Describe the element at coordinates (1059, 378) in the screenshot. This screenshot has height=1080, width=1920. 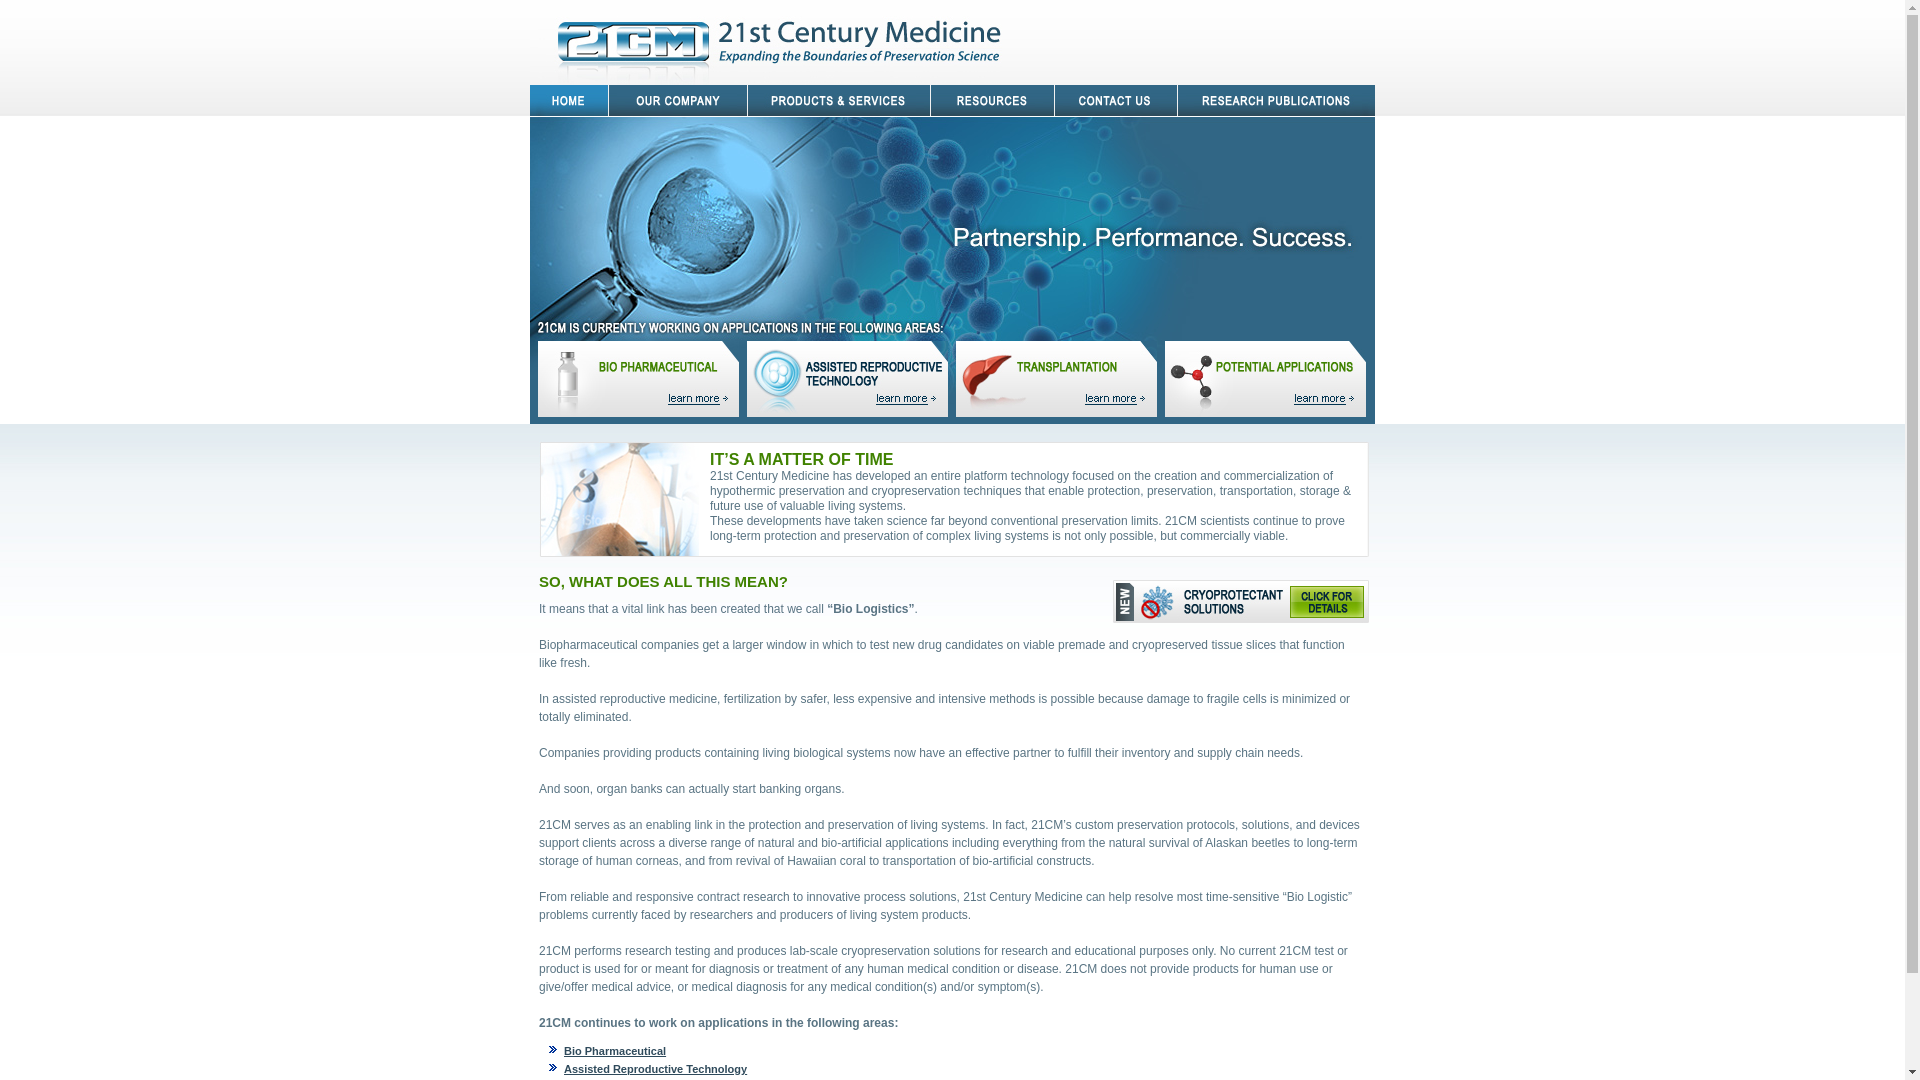
I see `'Transplantation'` at that location.